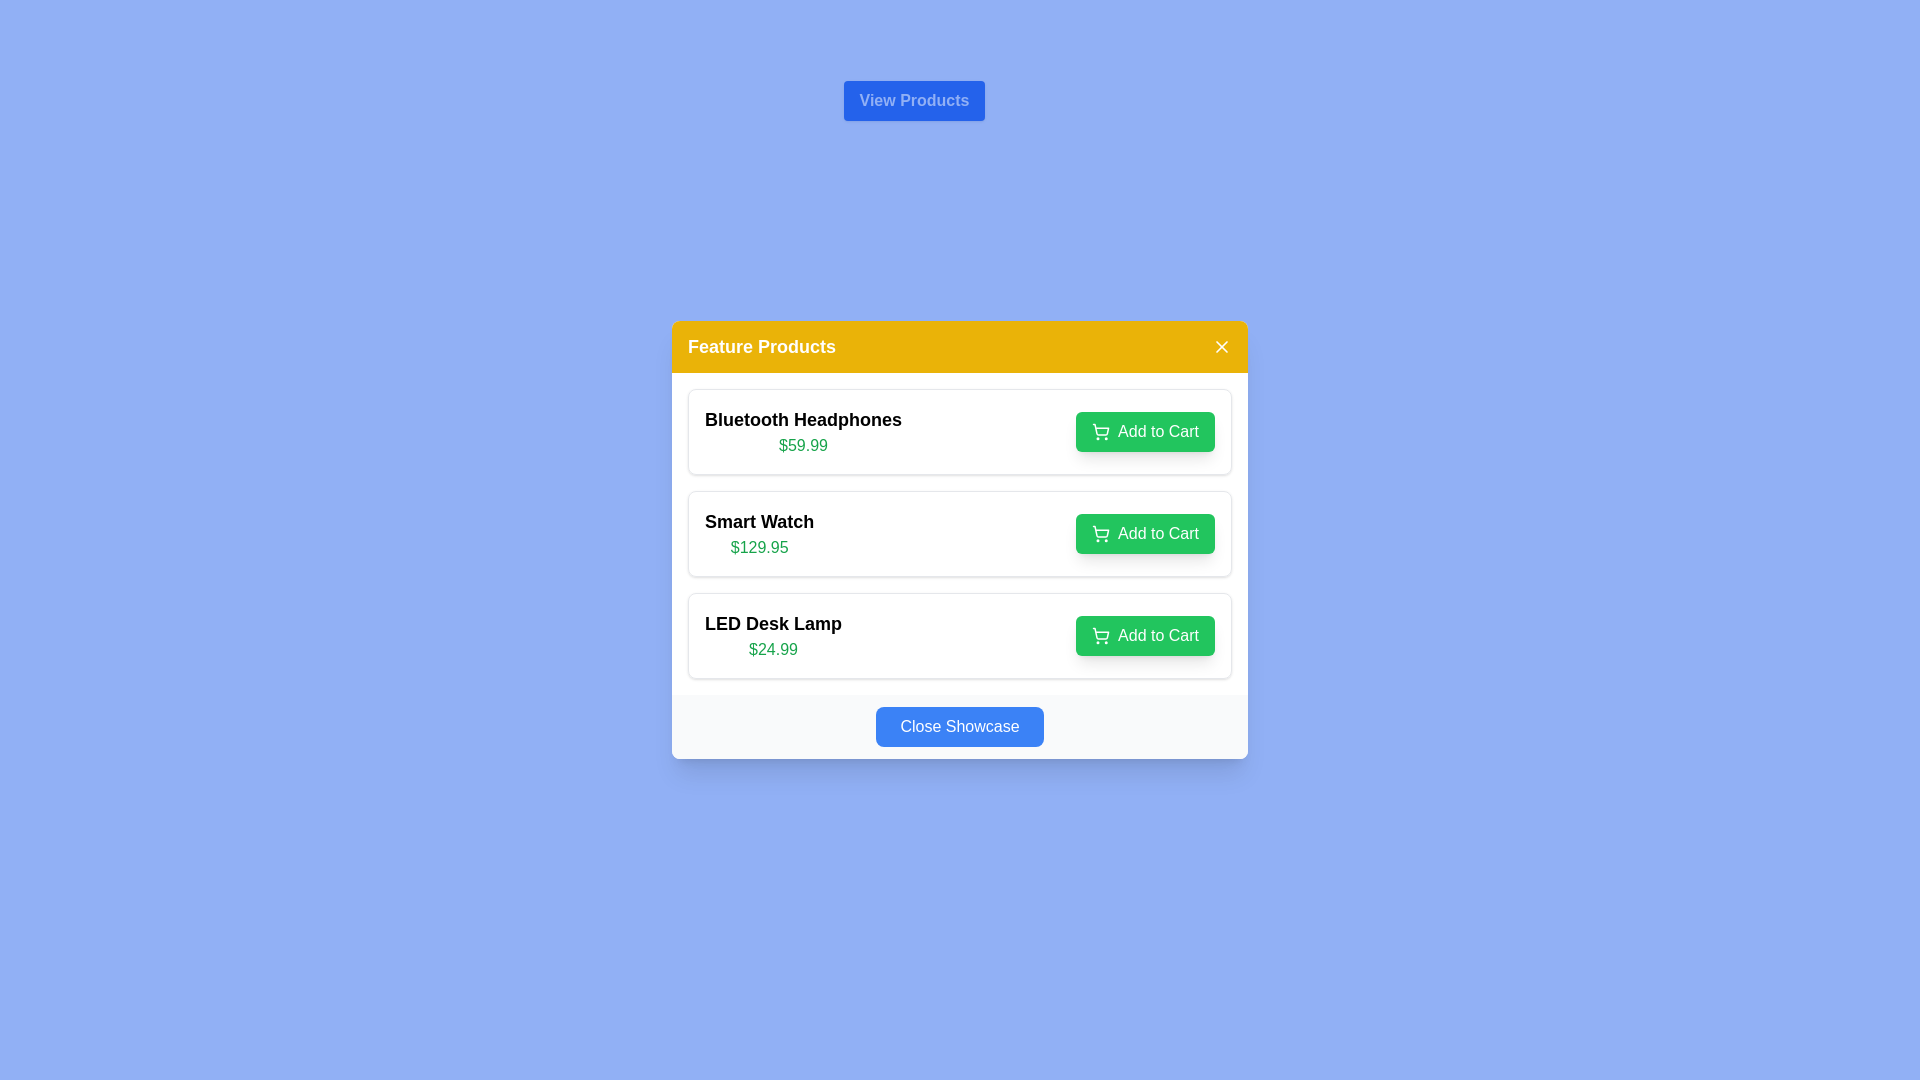 This screenshot has width=1920, height=1080. Describe the element at coordinates (960, 726) in the screenshot. I see `the close button located at the bottom center of the 'Feature Products' card` at that location.